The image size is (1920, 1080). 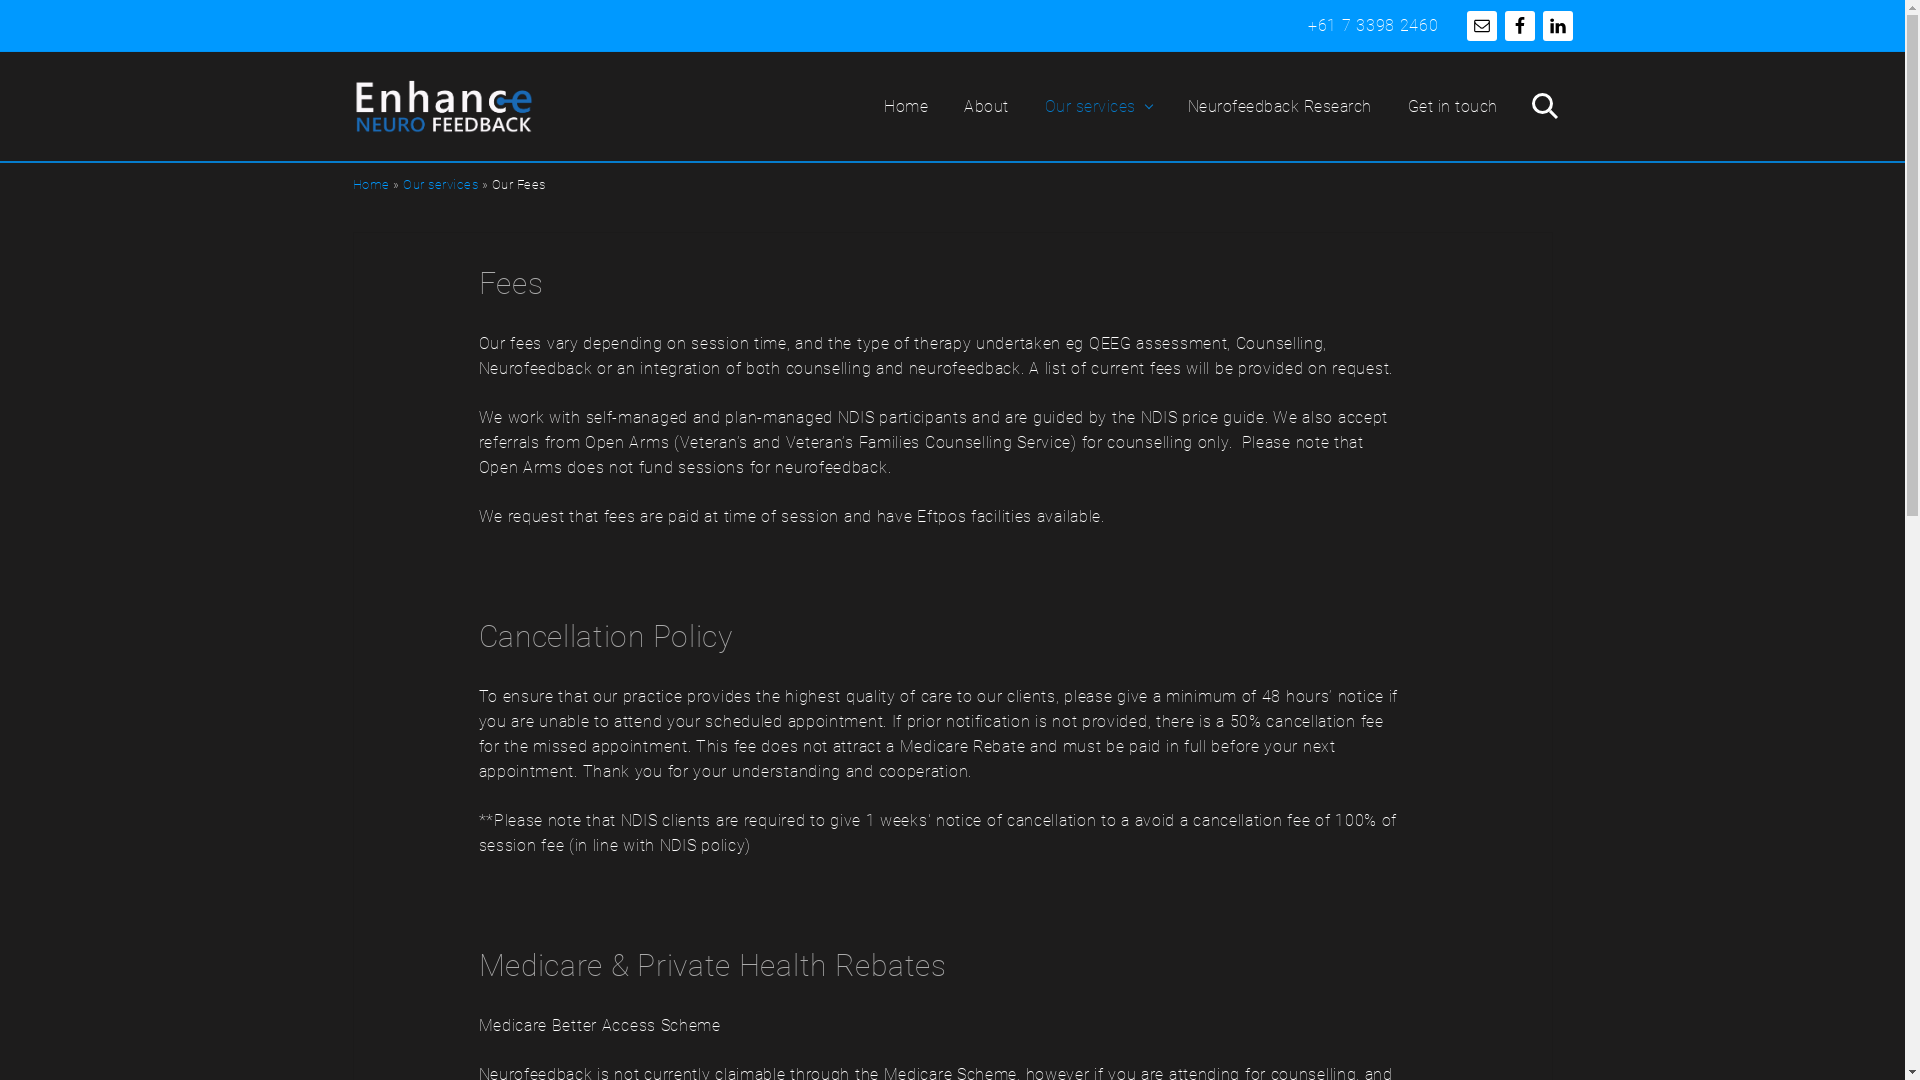 What do you see at coordinates (1540, 26) in the screenshot?
I see `'LinkedIn'` at bounding box center [1540, 26].